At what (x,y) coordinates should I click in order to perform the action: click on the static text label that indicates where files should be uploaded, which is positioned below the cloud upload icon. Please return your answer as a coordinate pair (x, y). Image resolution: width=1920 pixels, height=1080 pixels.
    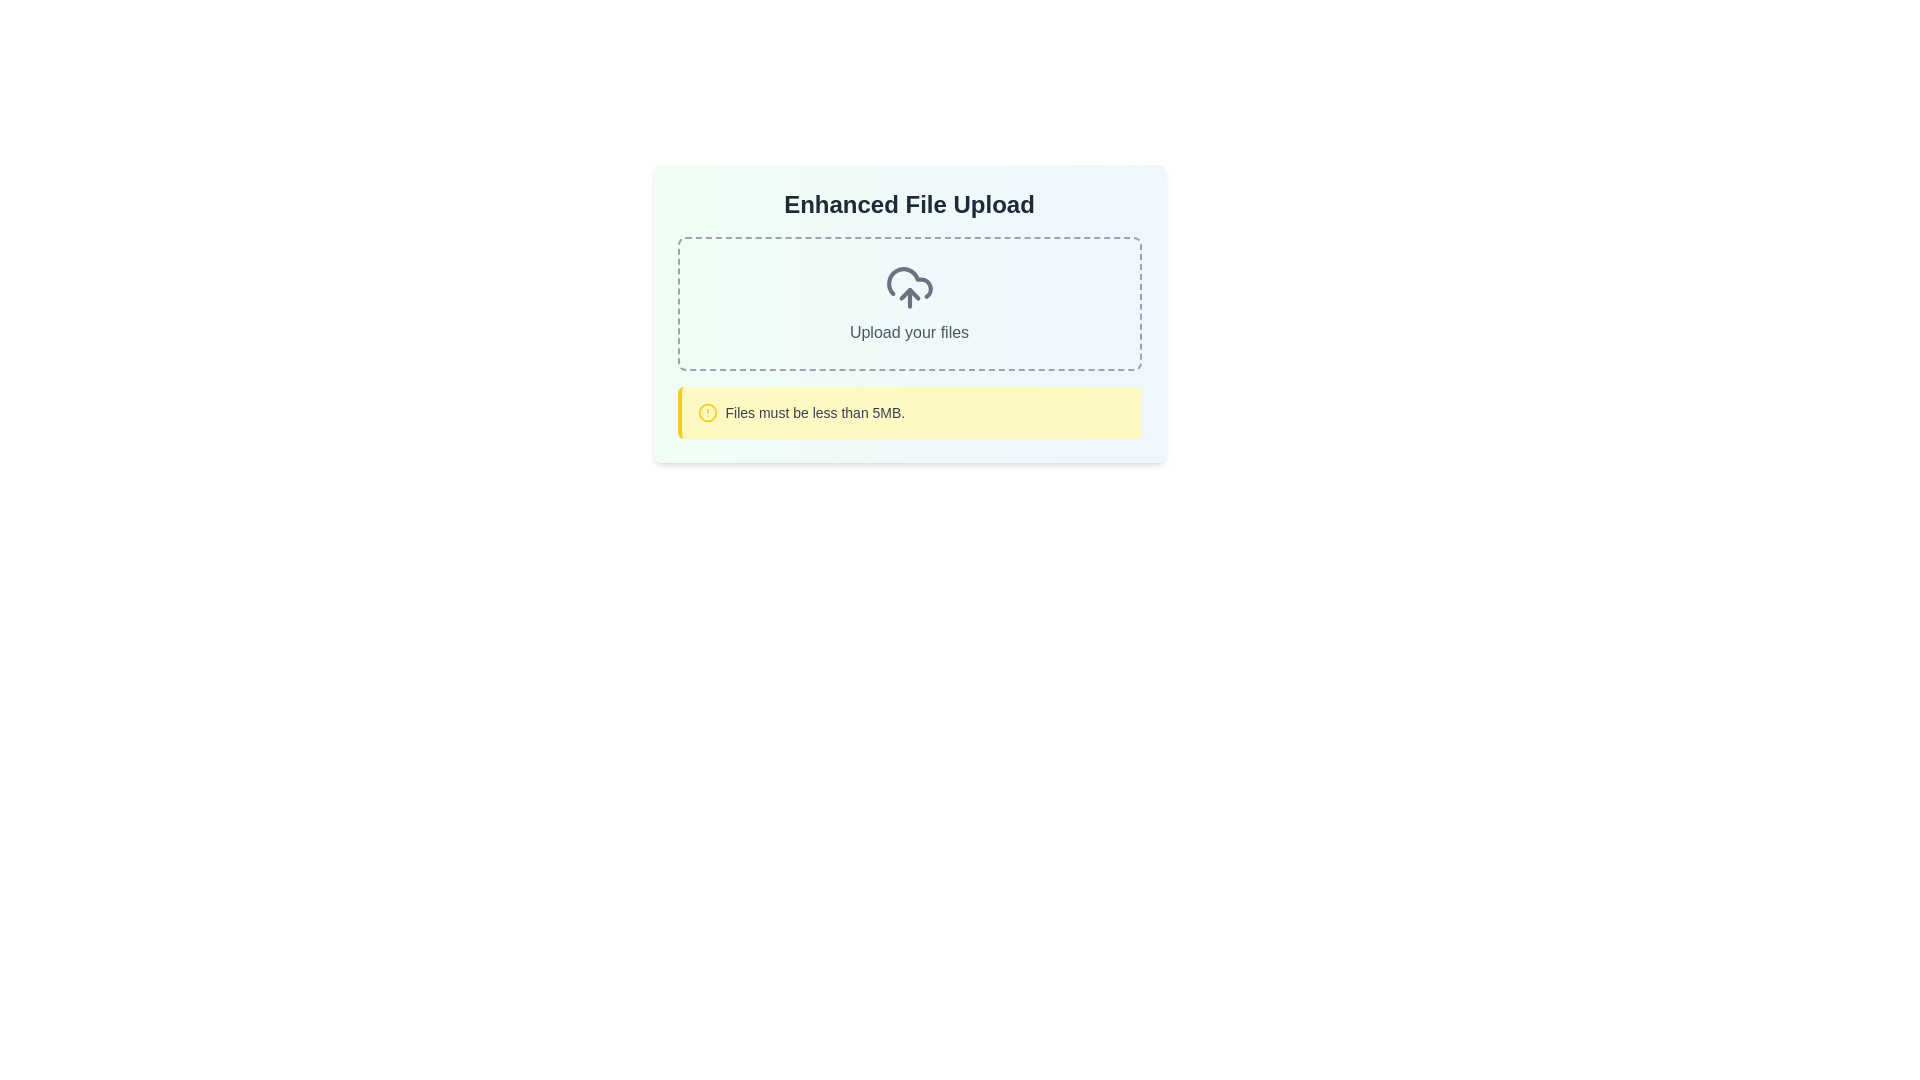
    Looking at the image, I should click on (908, 331).